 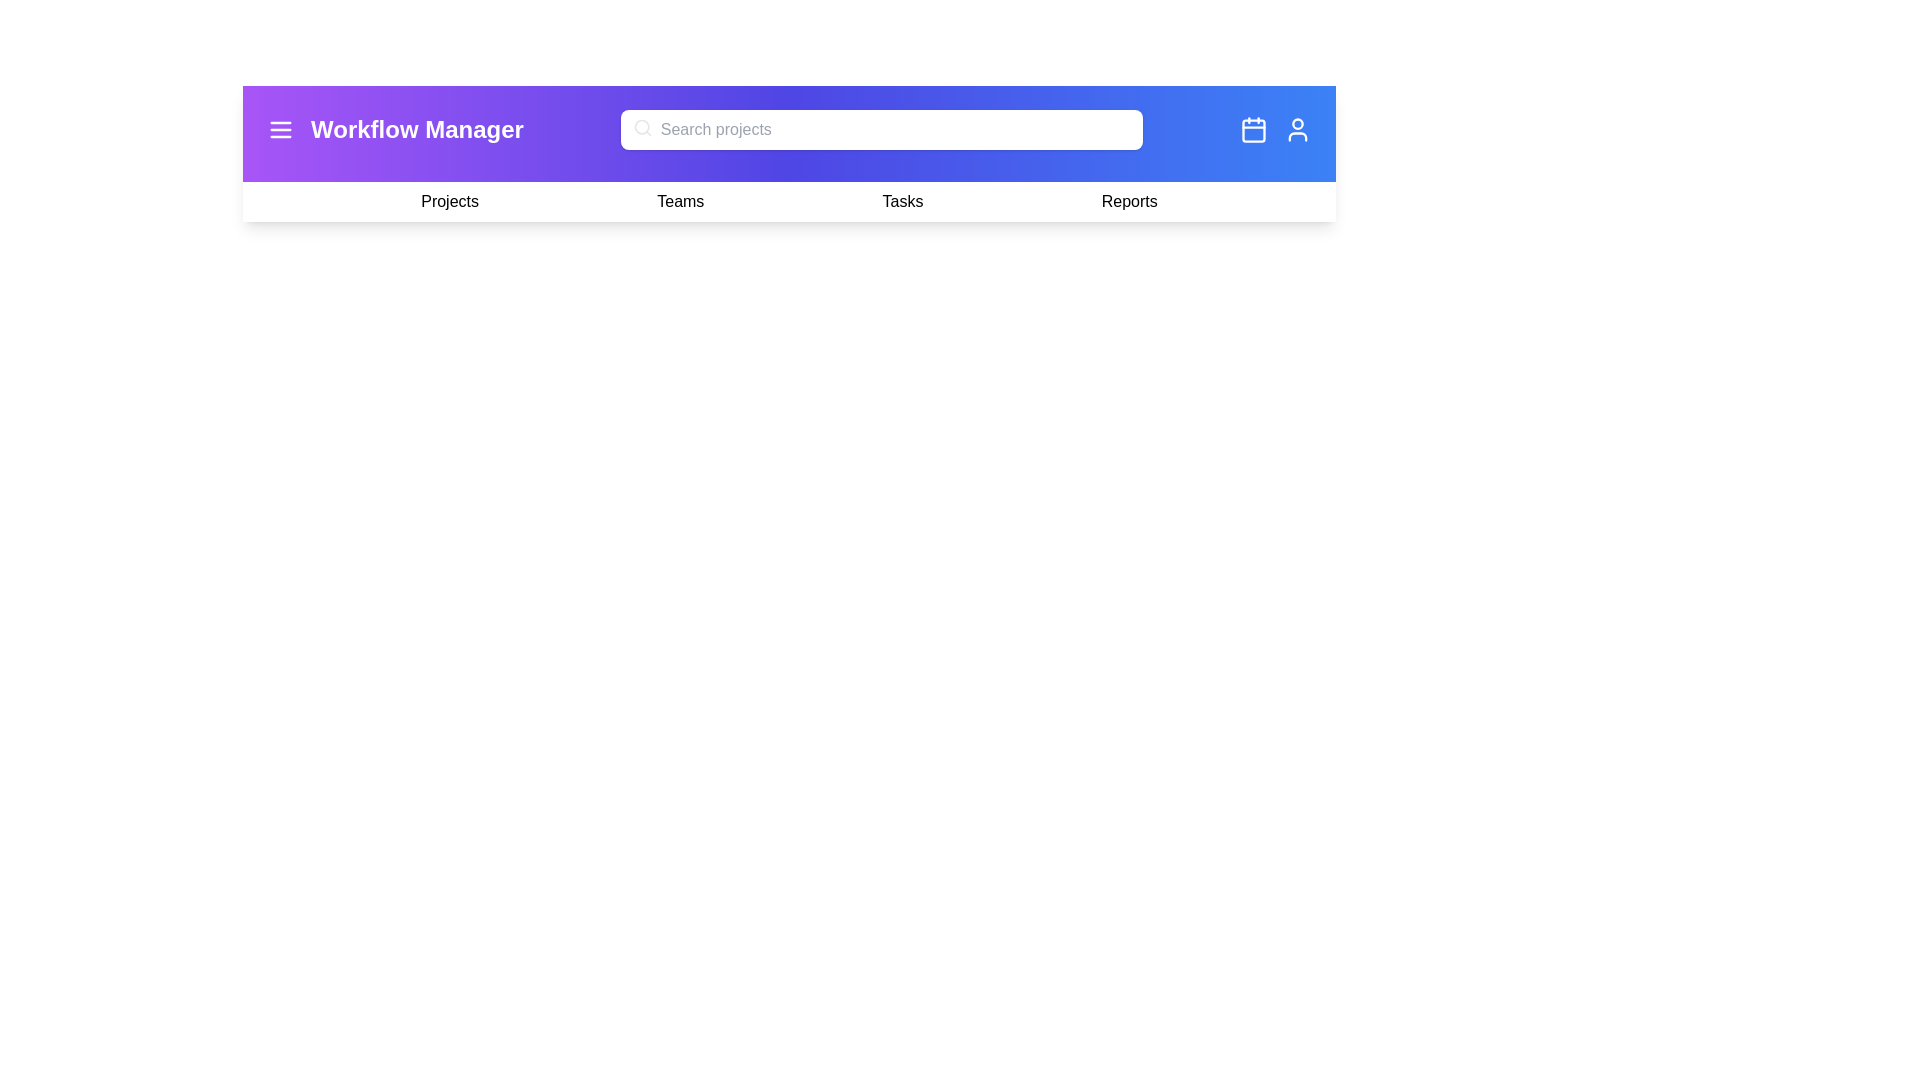 I want to click on menu button to toggle the options, so click(x=280, y=130).